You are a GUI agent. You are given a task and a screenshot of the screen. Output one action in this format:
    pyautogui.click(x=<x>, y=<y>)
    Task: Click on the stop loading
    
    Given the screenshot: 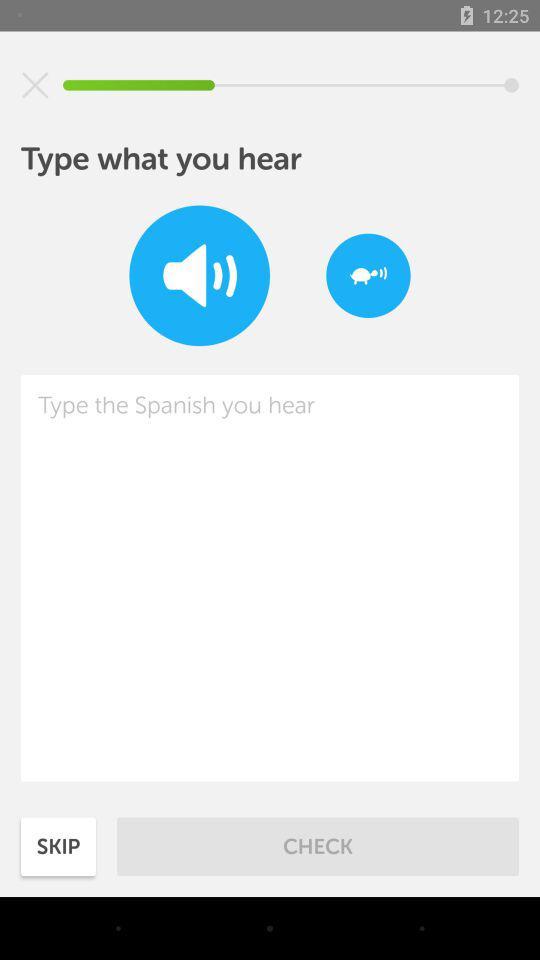 What is the action you would take?
    pyautogui.click(x=35, y=85)
    